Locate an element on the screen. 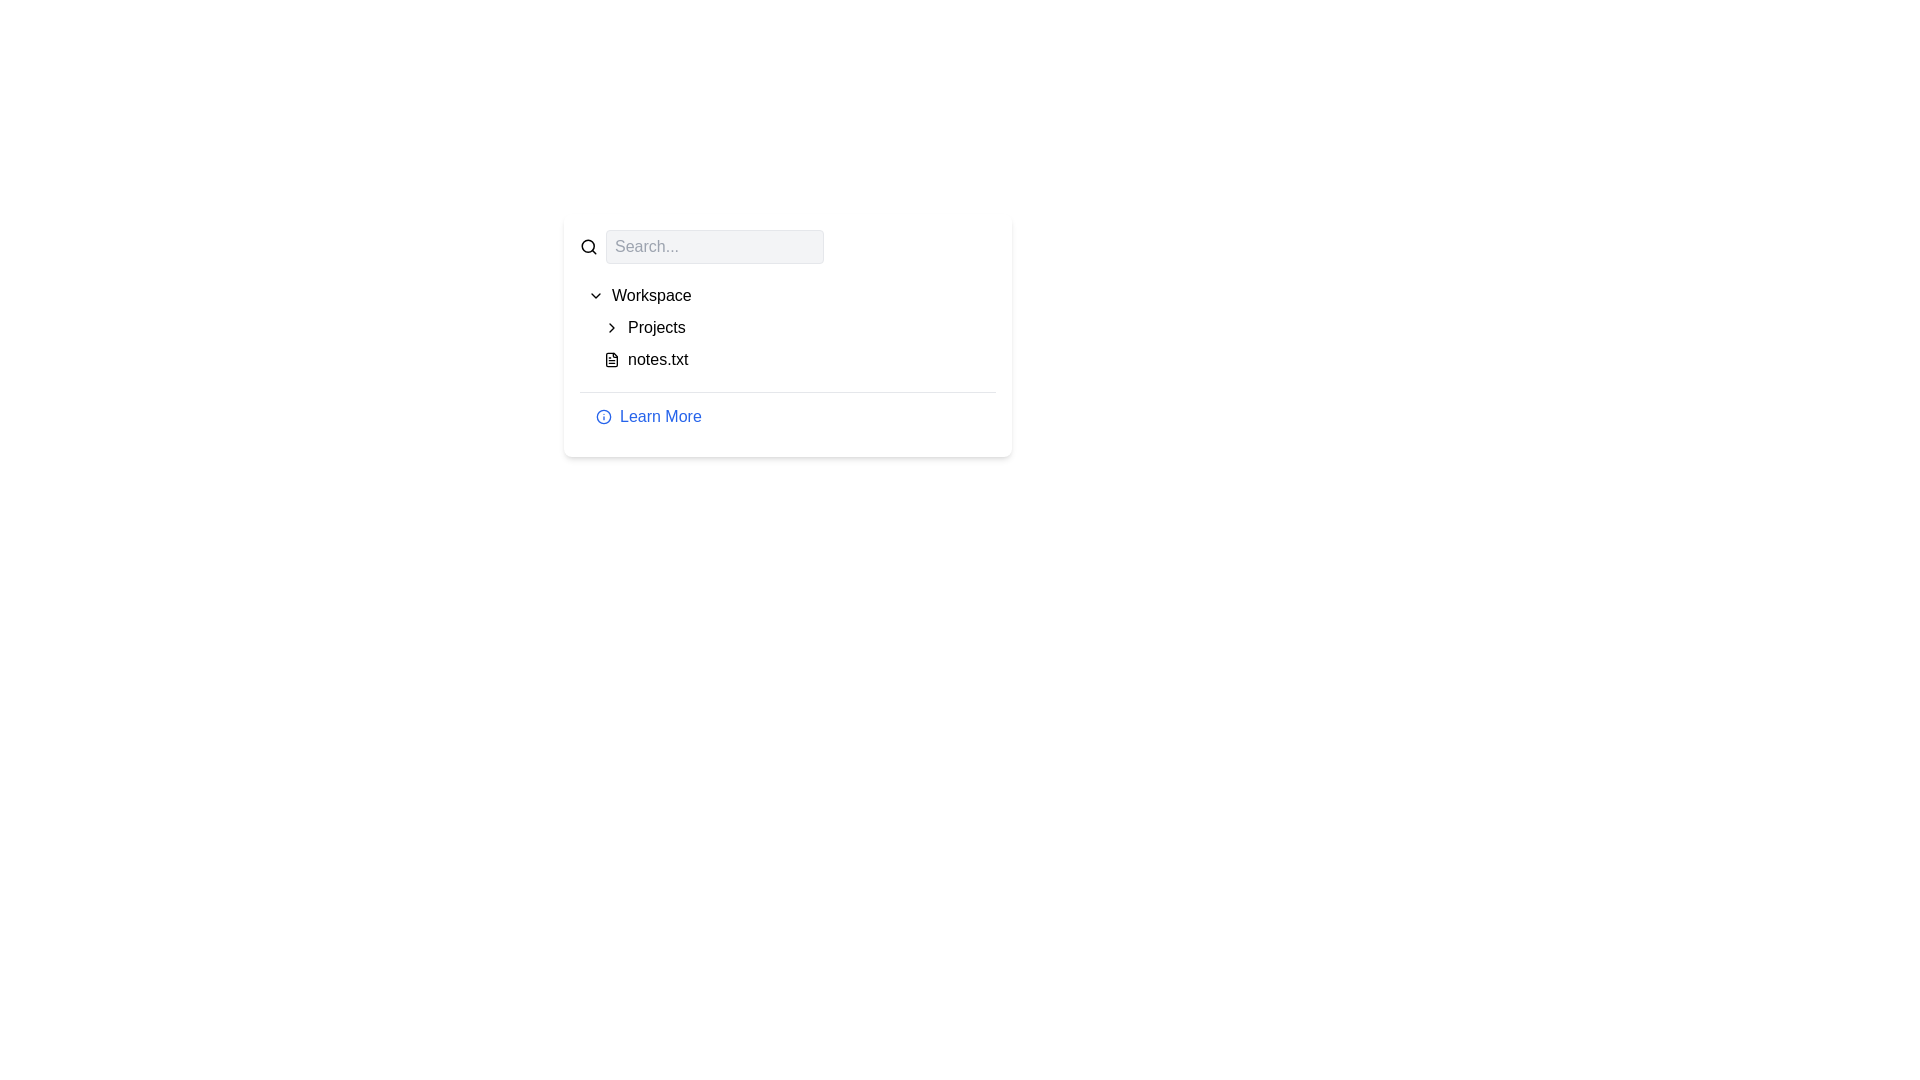  the text label located on the rightmost side of the clickable area, which is next to the information icon is located at coordinates (660, 415).